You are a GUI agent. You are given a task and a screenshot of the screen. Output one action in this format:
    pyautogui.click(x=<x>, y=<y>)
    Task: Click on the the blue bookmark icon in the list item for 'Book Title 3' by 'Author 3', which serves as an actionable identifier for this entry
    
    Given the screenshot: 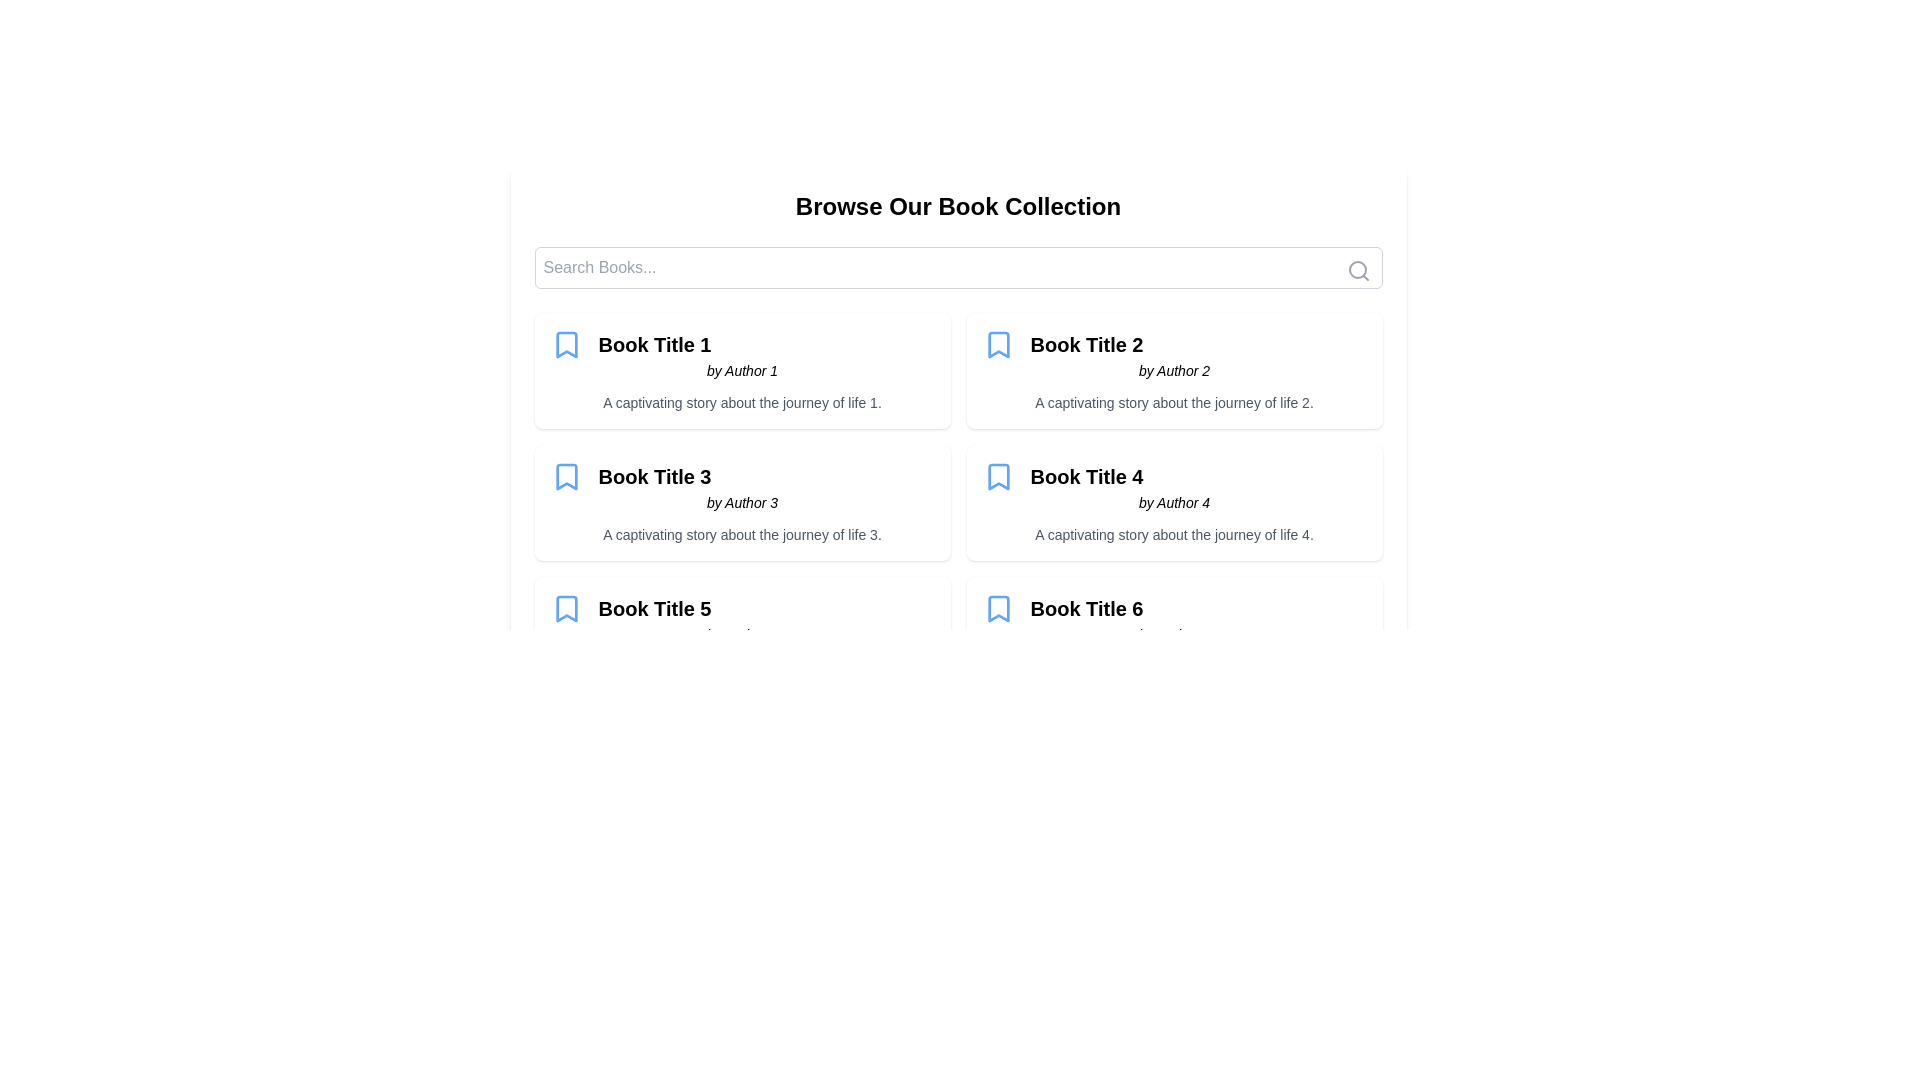 What is the action you would take?
    pyautogui.click(x=565, y=477)
    